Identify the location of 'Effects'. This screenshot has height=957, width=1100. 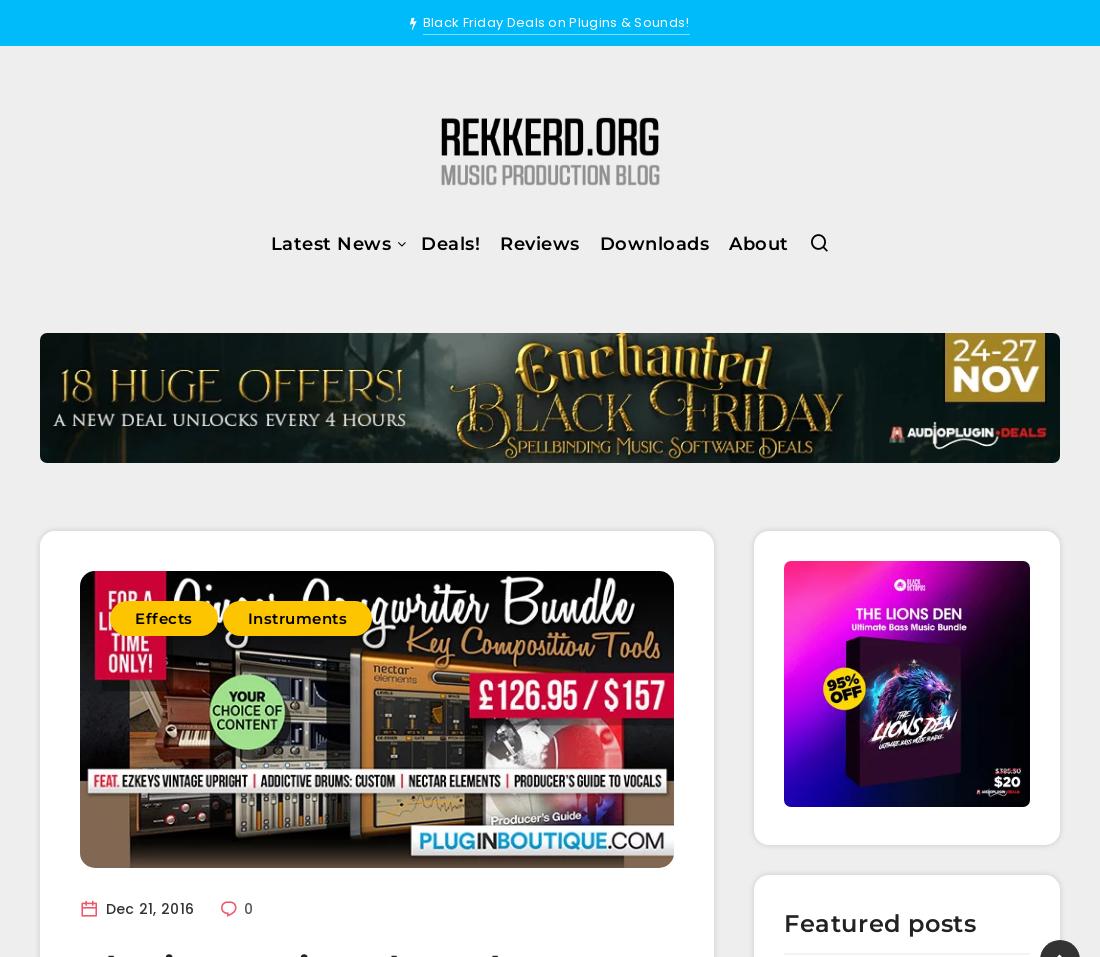
(208, 382).